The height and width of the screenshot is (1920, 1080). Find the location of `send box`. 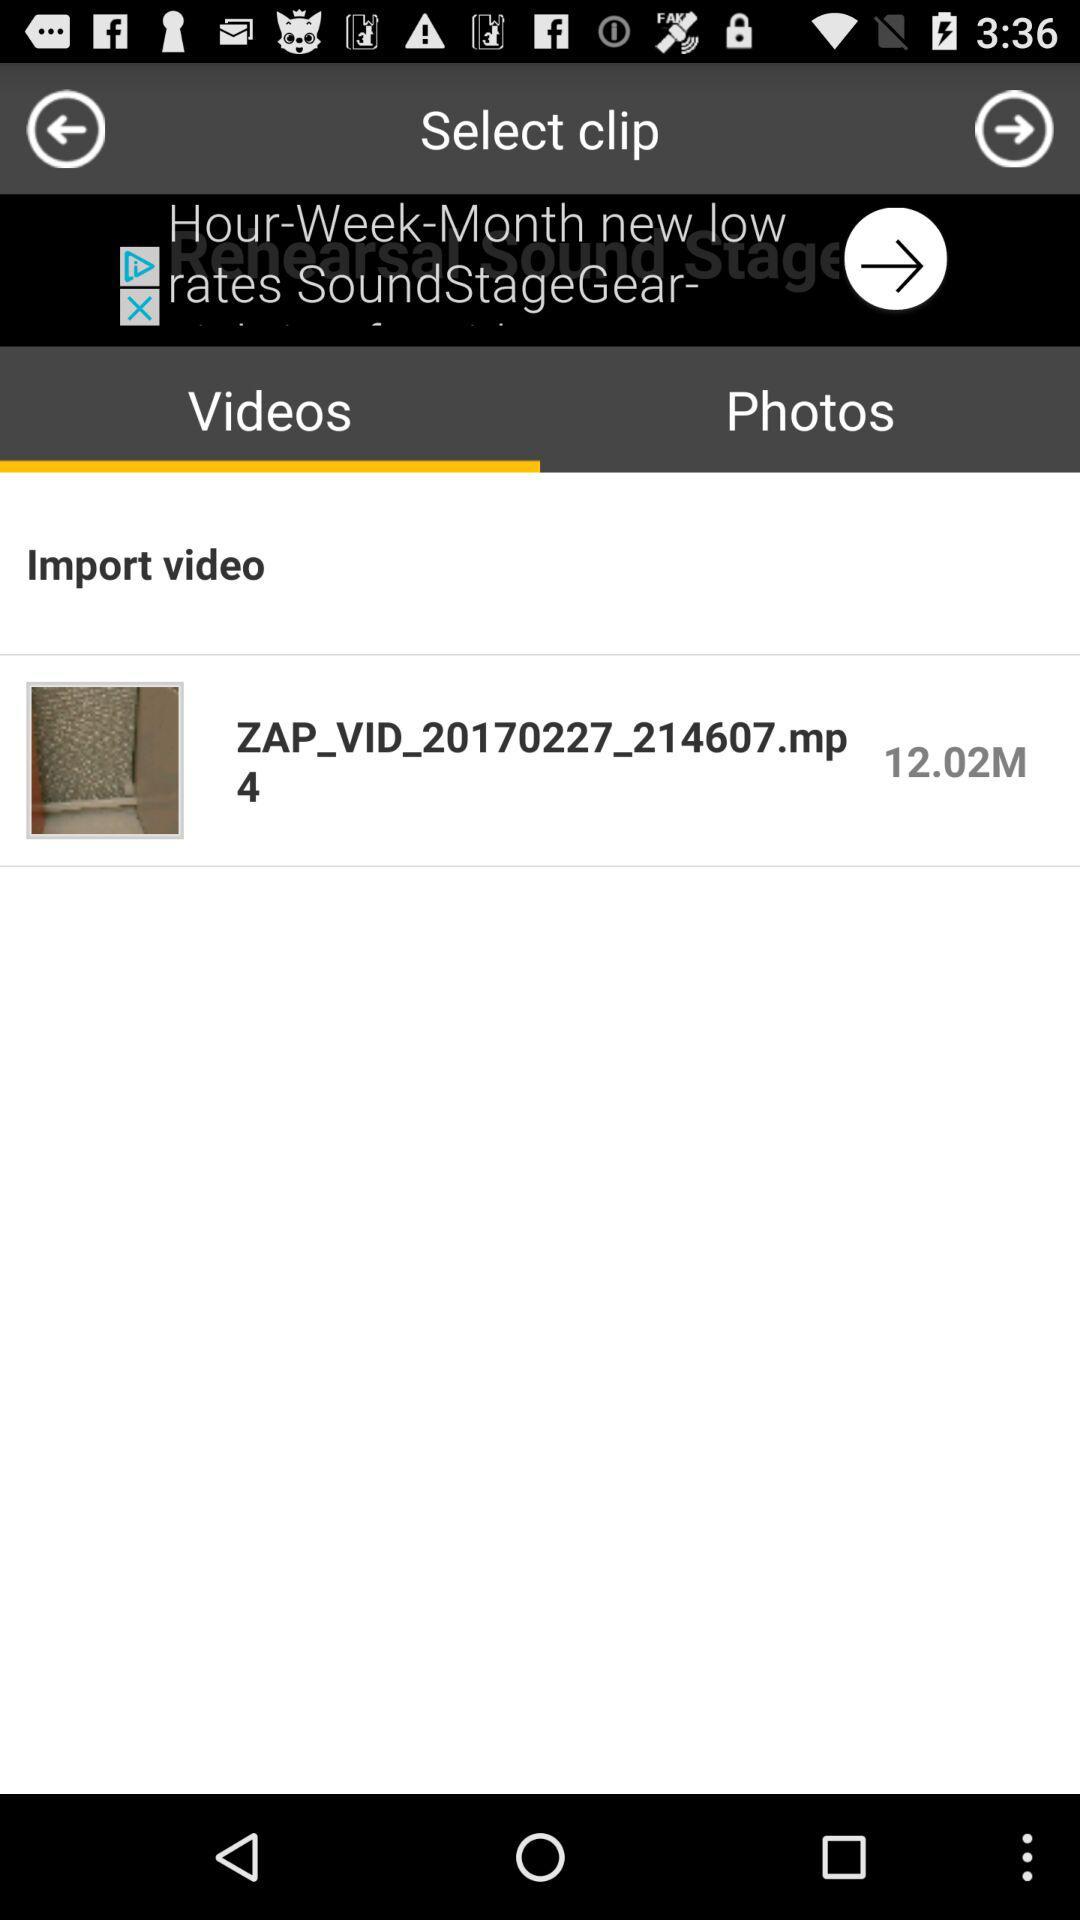

send box is located at coordinates (1014, 127).